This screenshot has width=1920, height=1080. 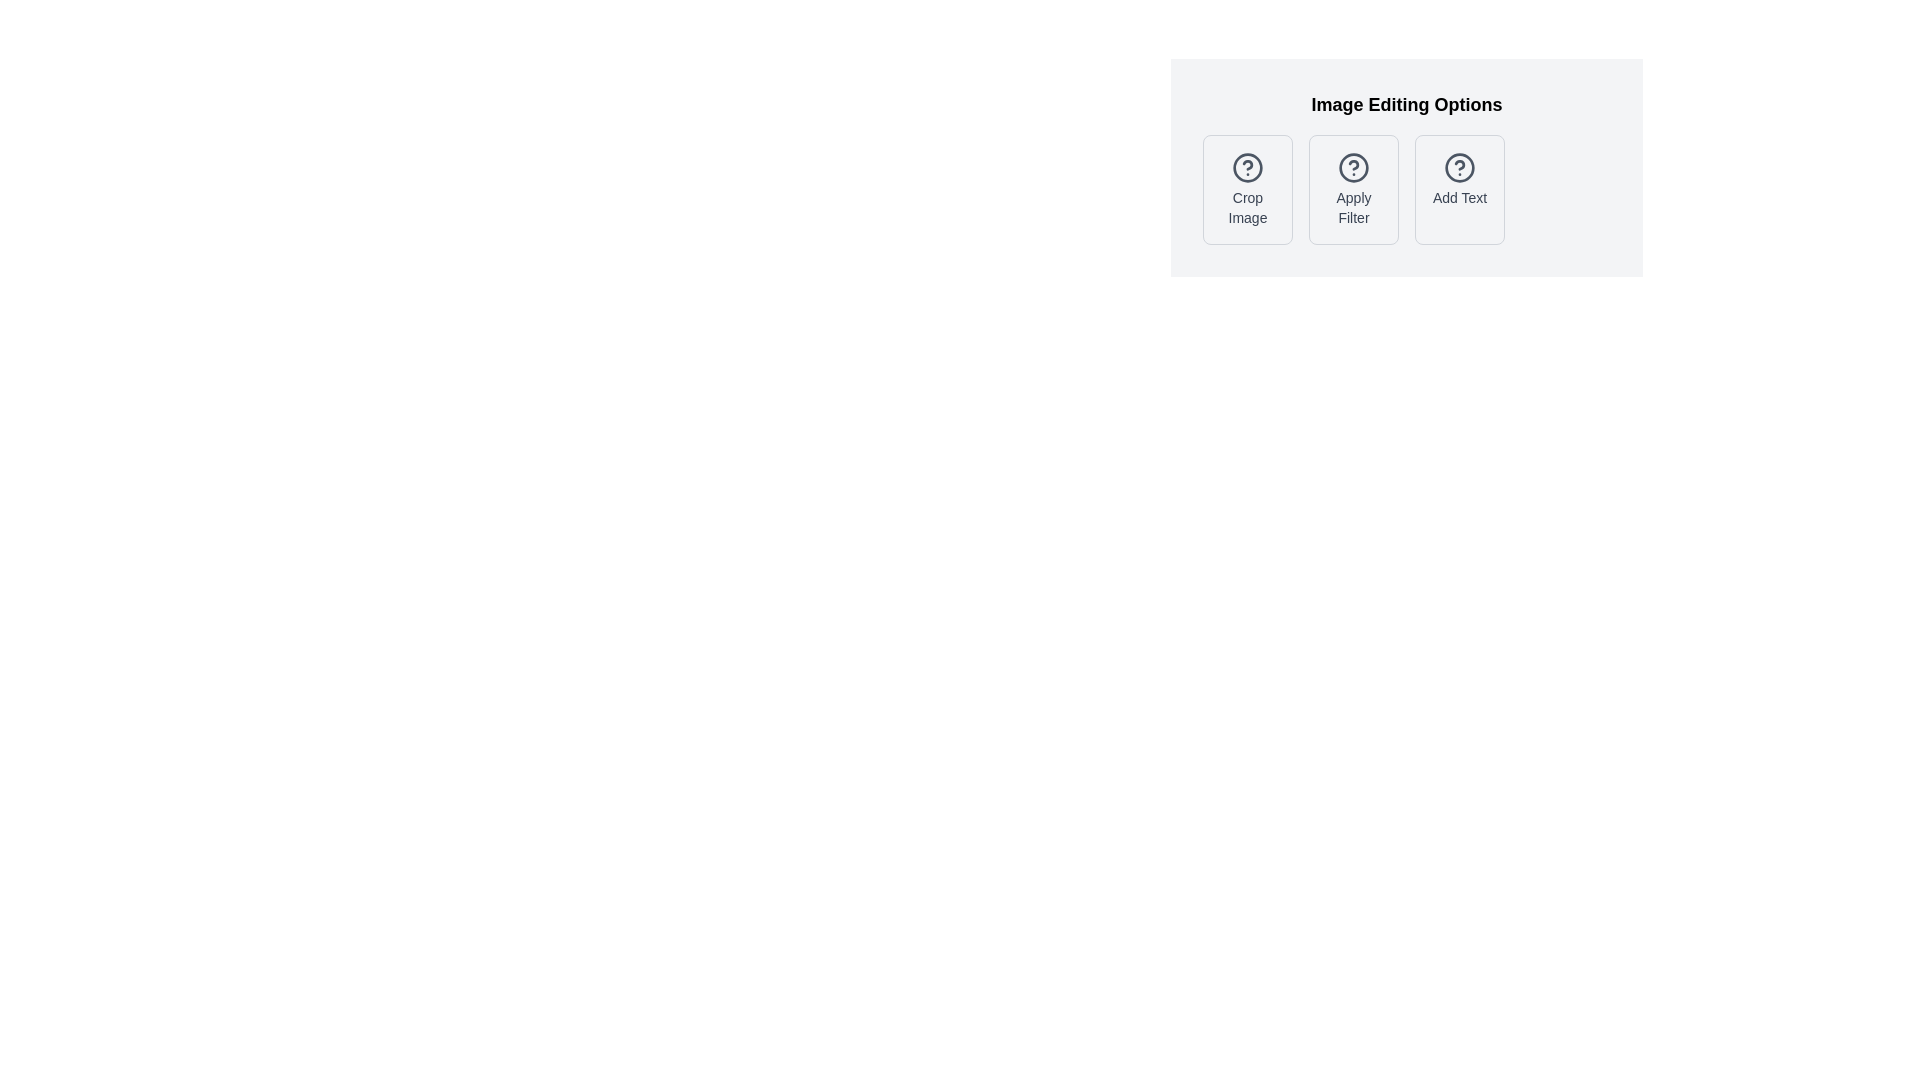 I want to click on the 'Apply Filter' option in the horizontal menu or toolbar located at the top-center of the interface, so click(x=1405, y=167).